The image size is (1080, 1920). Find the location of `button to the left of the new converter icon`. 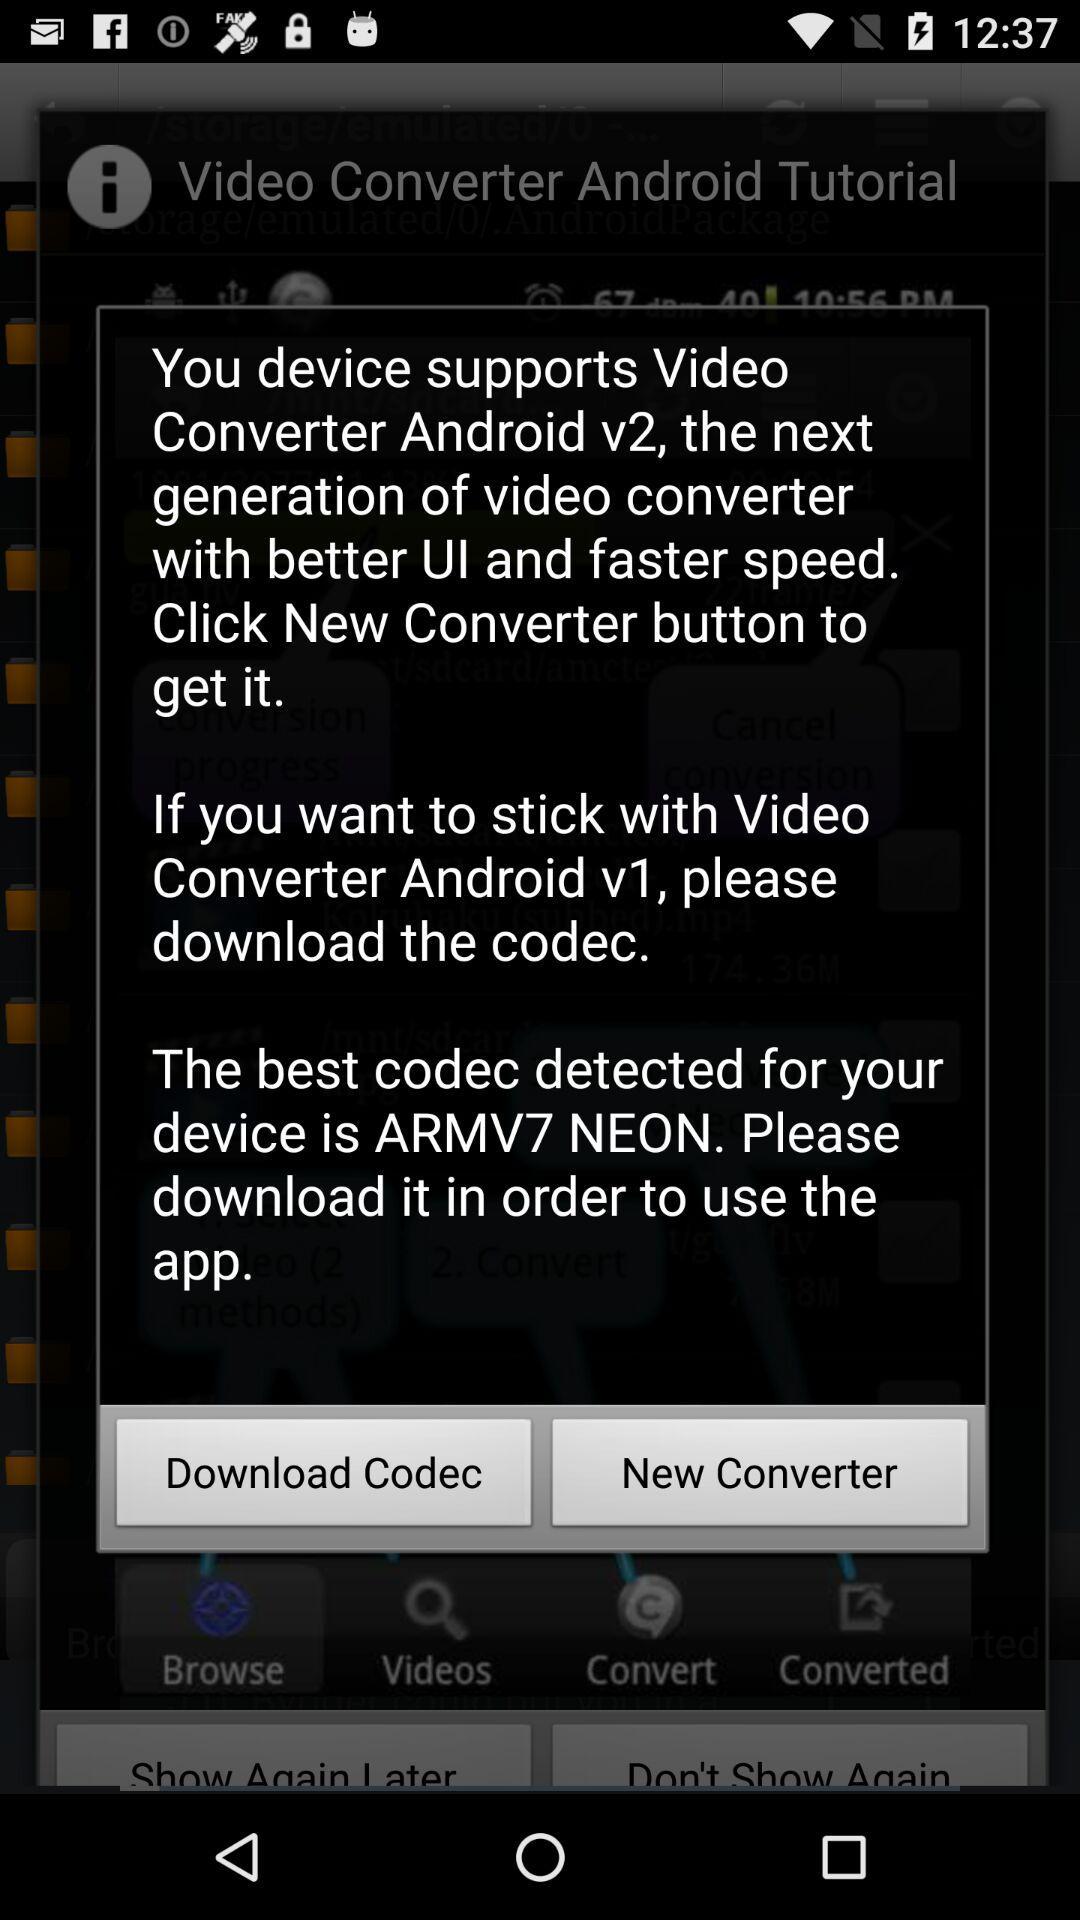

button to the left of the new converter icon is located at coordinates (323, 1478).